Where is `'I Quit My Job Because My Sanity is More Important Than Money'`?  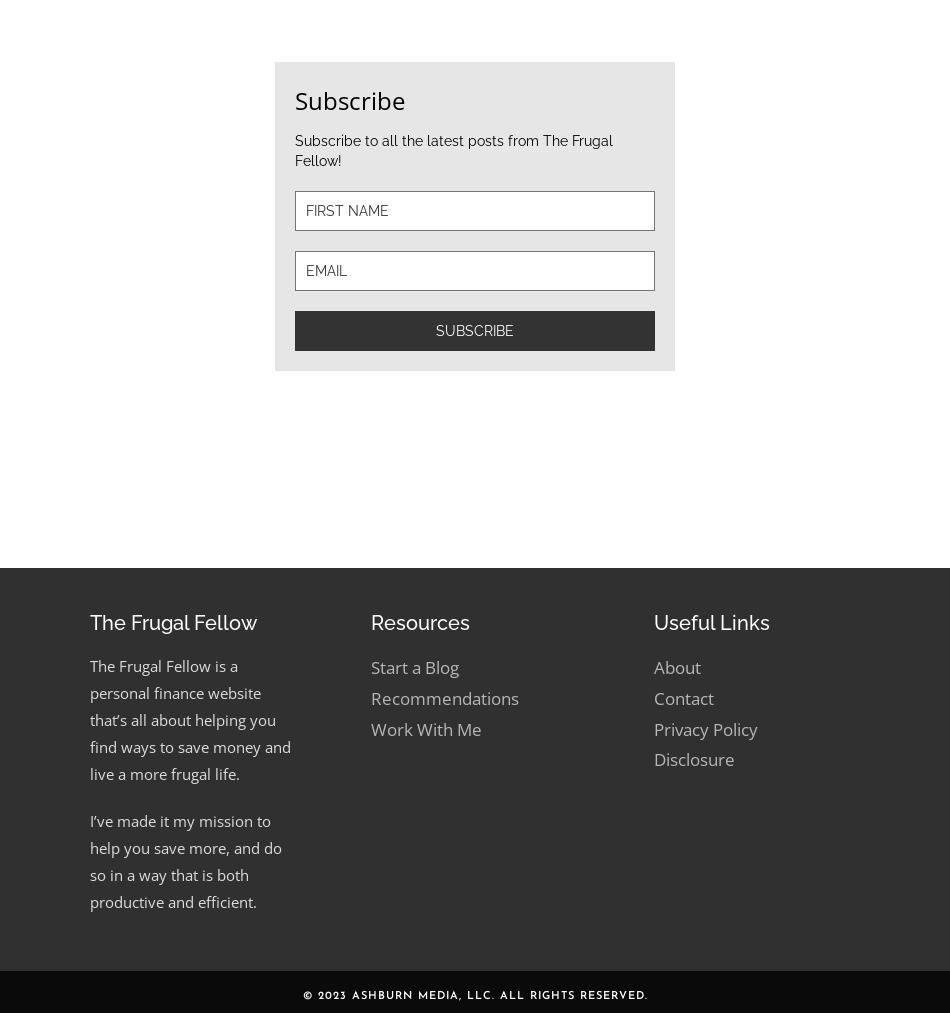 'I Quit My Job Because My Sanity is More Important Than Money' is located at coordinates (774, 444).